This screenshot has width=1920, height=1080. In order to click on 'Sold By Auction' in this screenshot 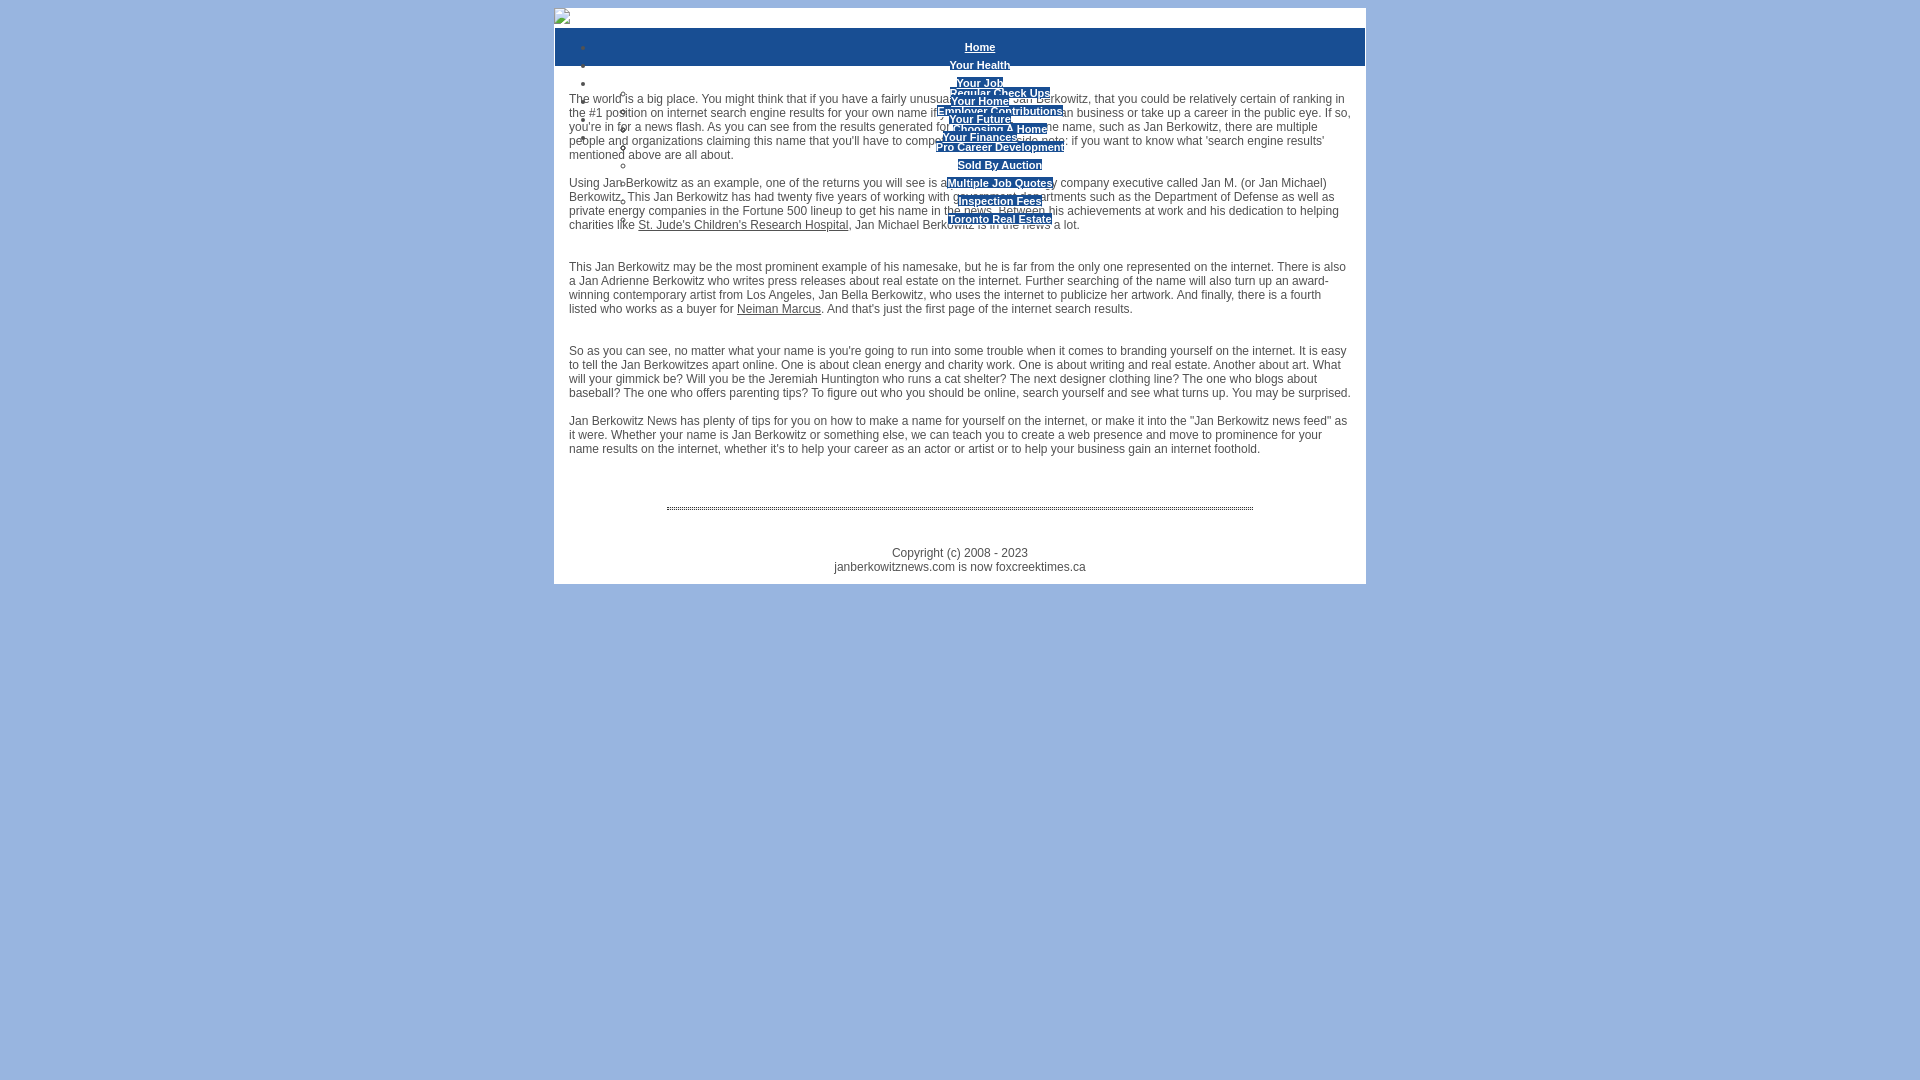, I will do `click(1000, 164)`.